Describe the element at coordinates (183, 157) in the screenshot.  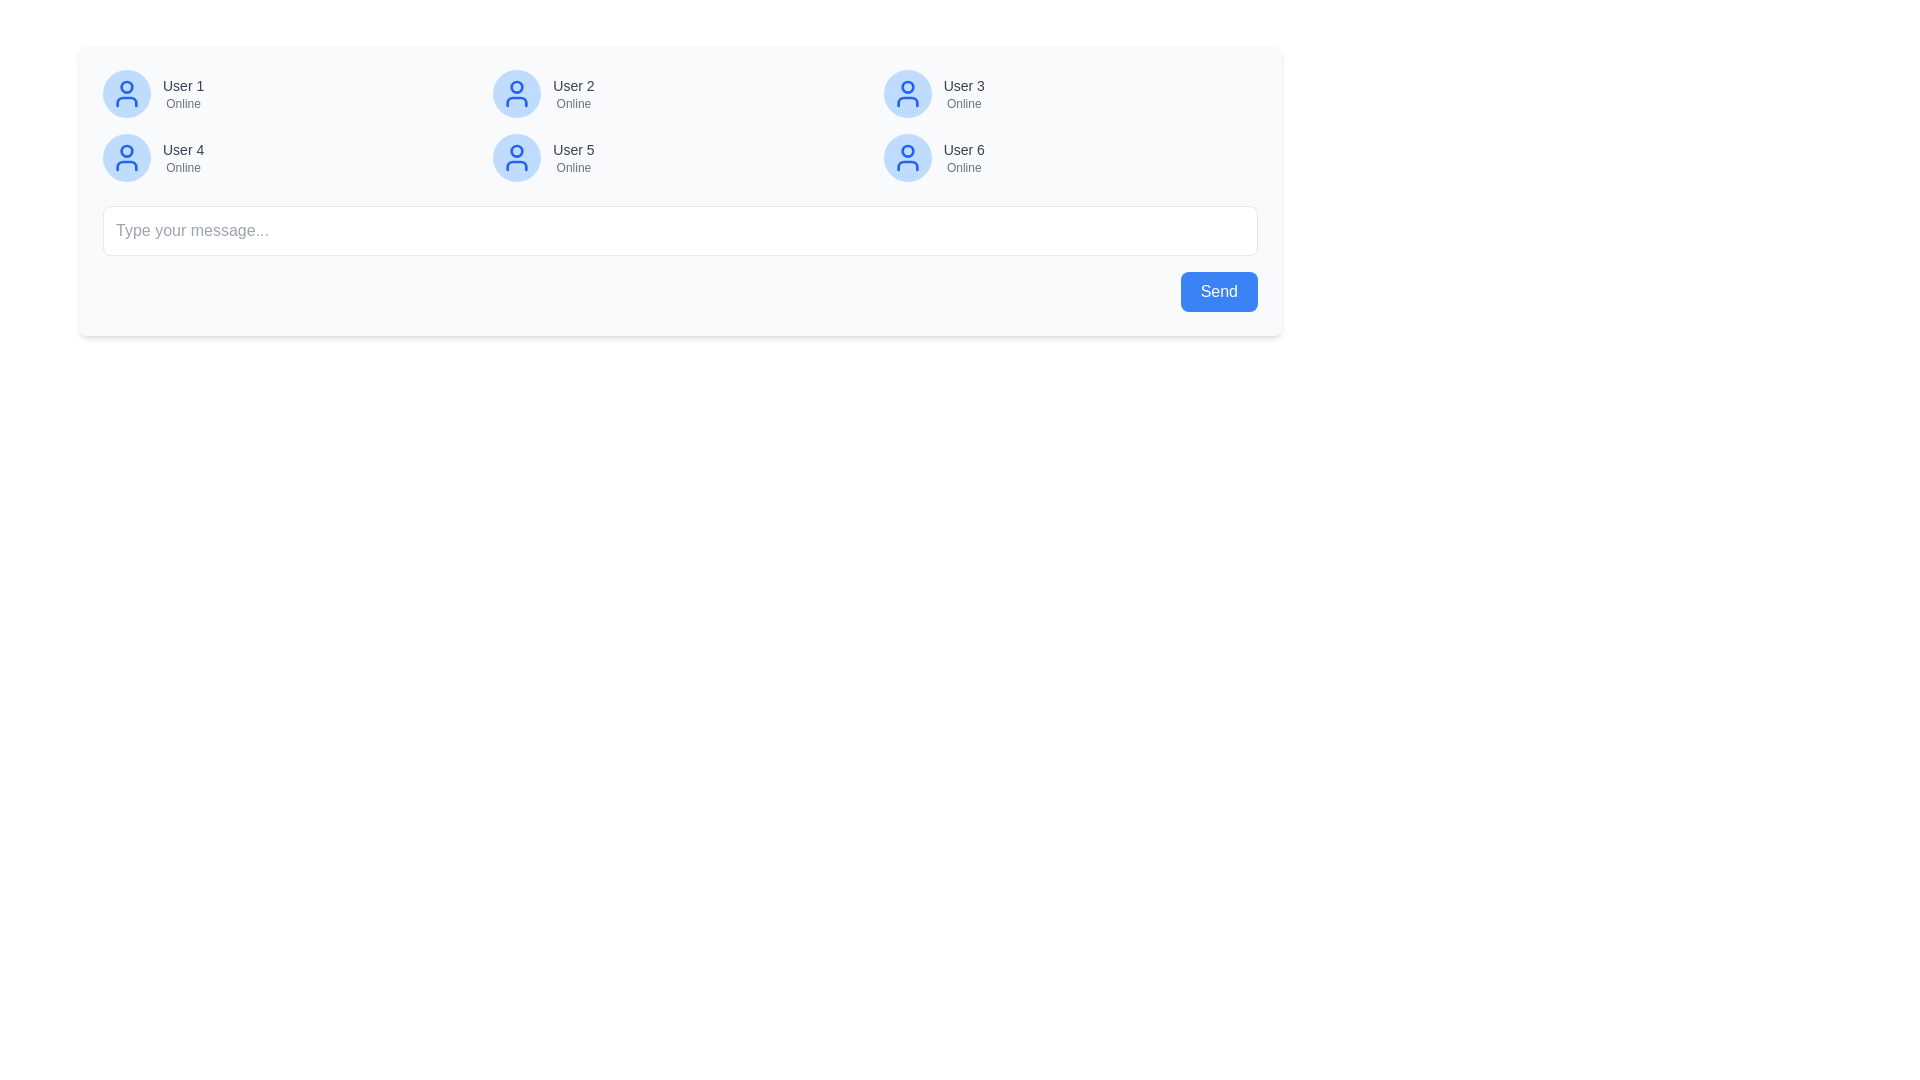
I see `the user status element indicating 'User 4 Online', which is styled with a medium gray font for the name and a smaller, lighter gray font for the status` at that location.